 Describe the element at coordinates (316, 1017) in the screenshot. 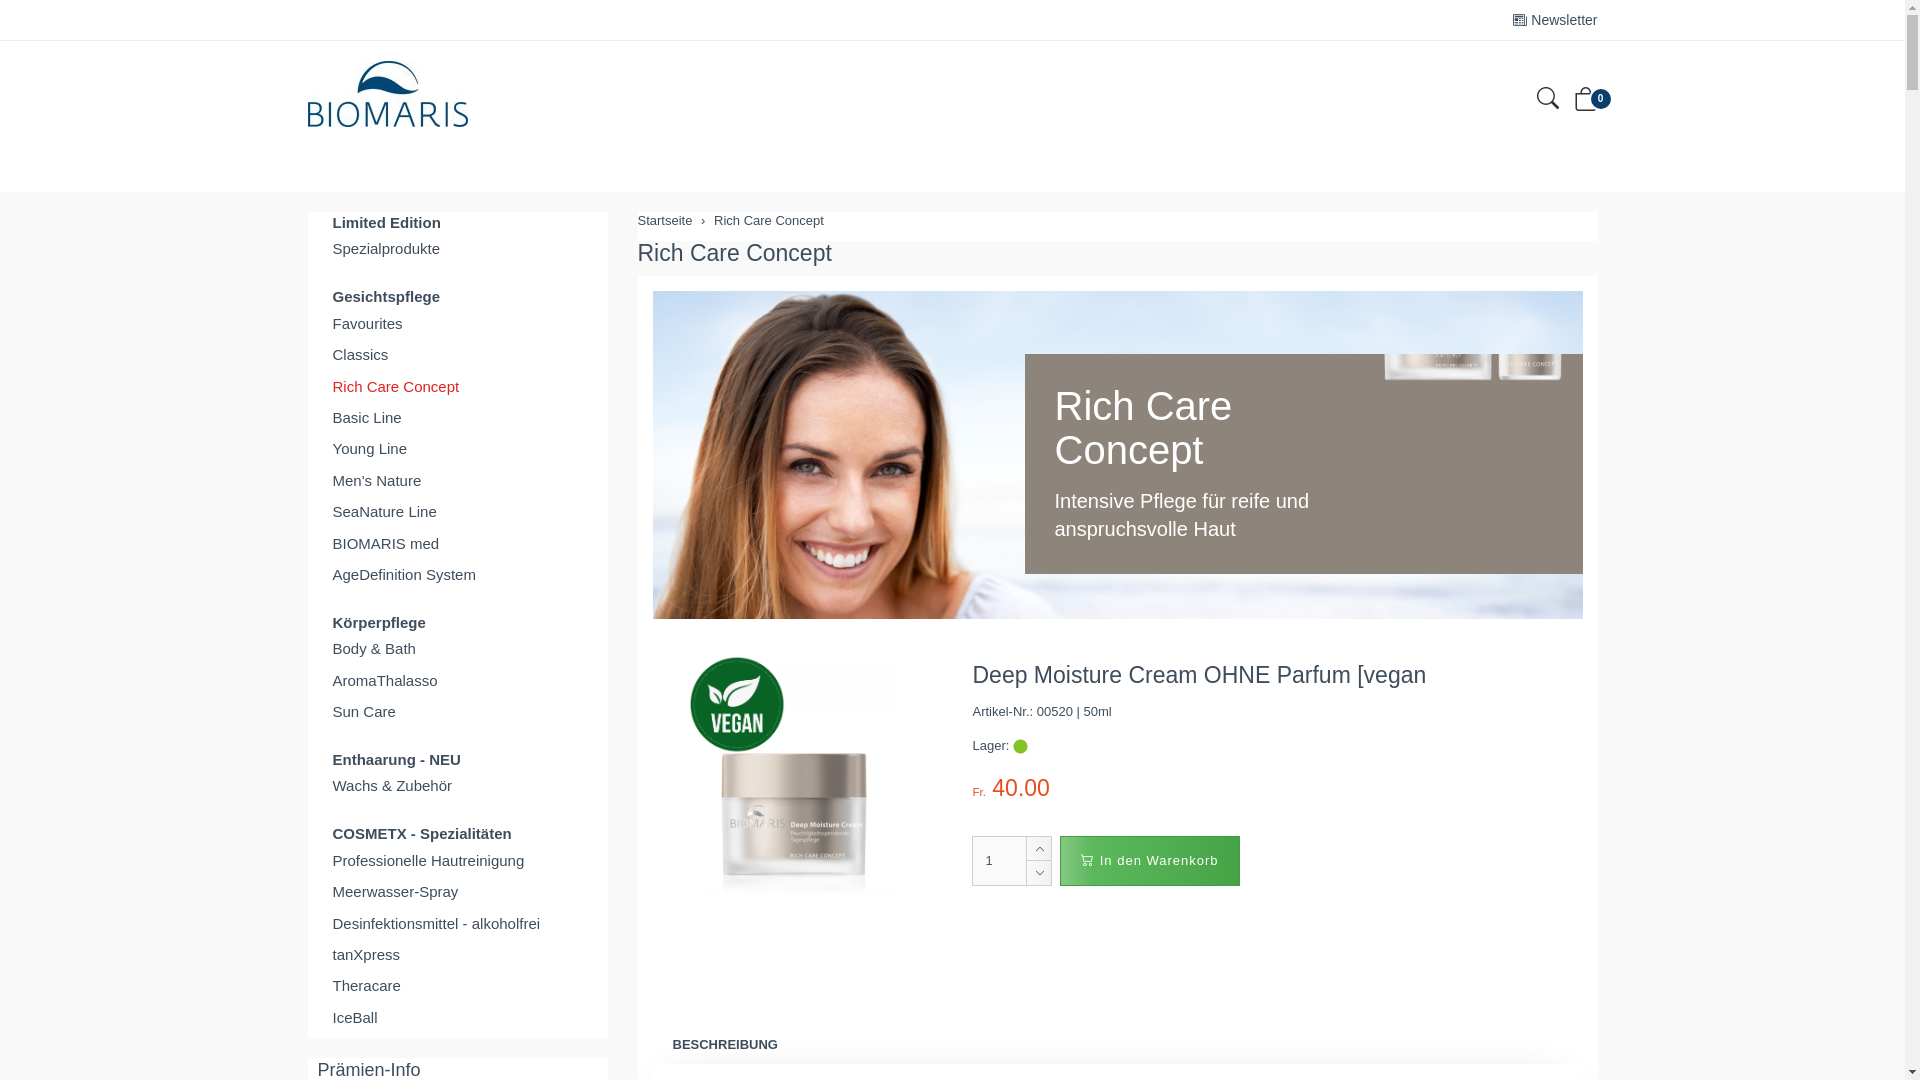

I see `'IceBall'` at that location.